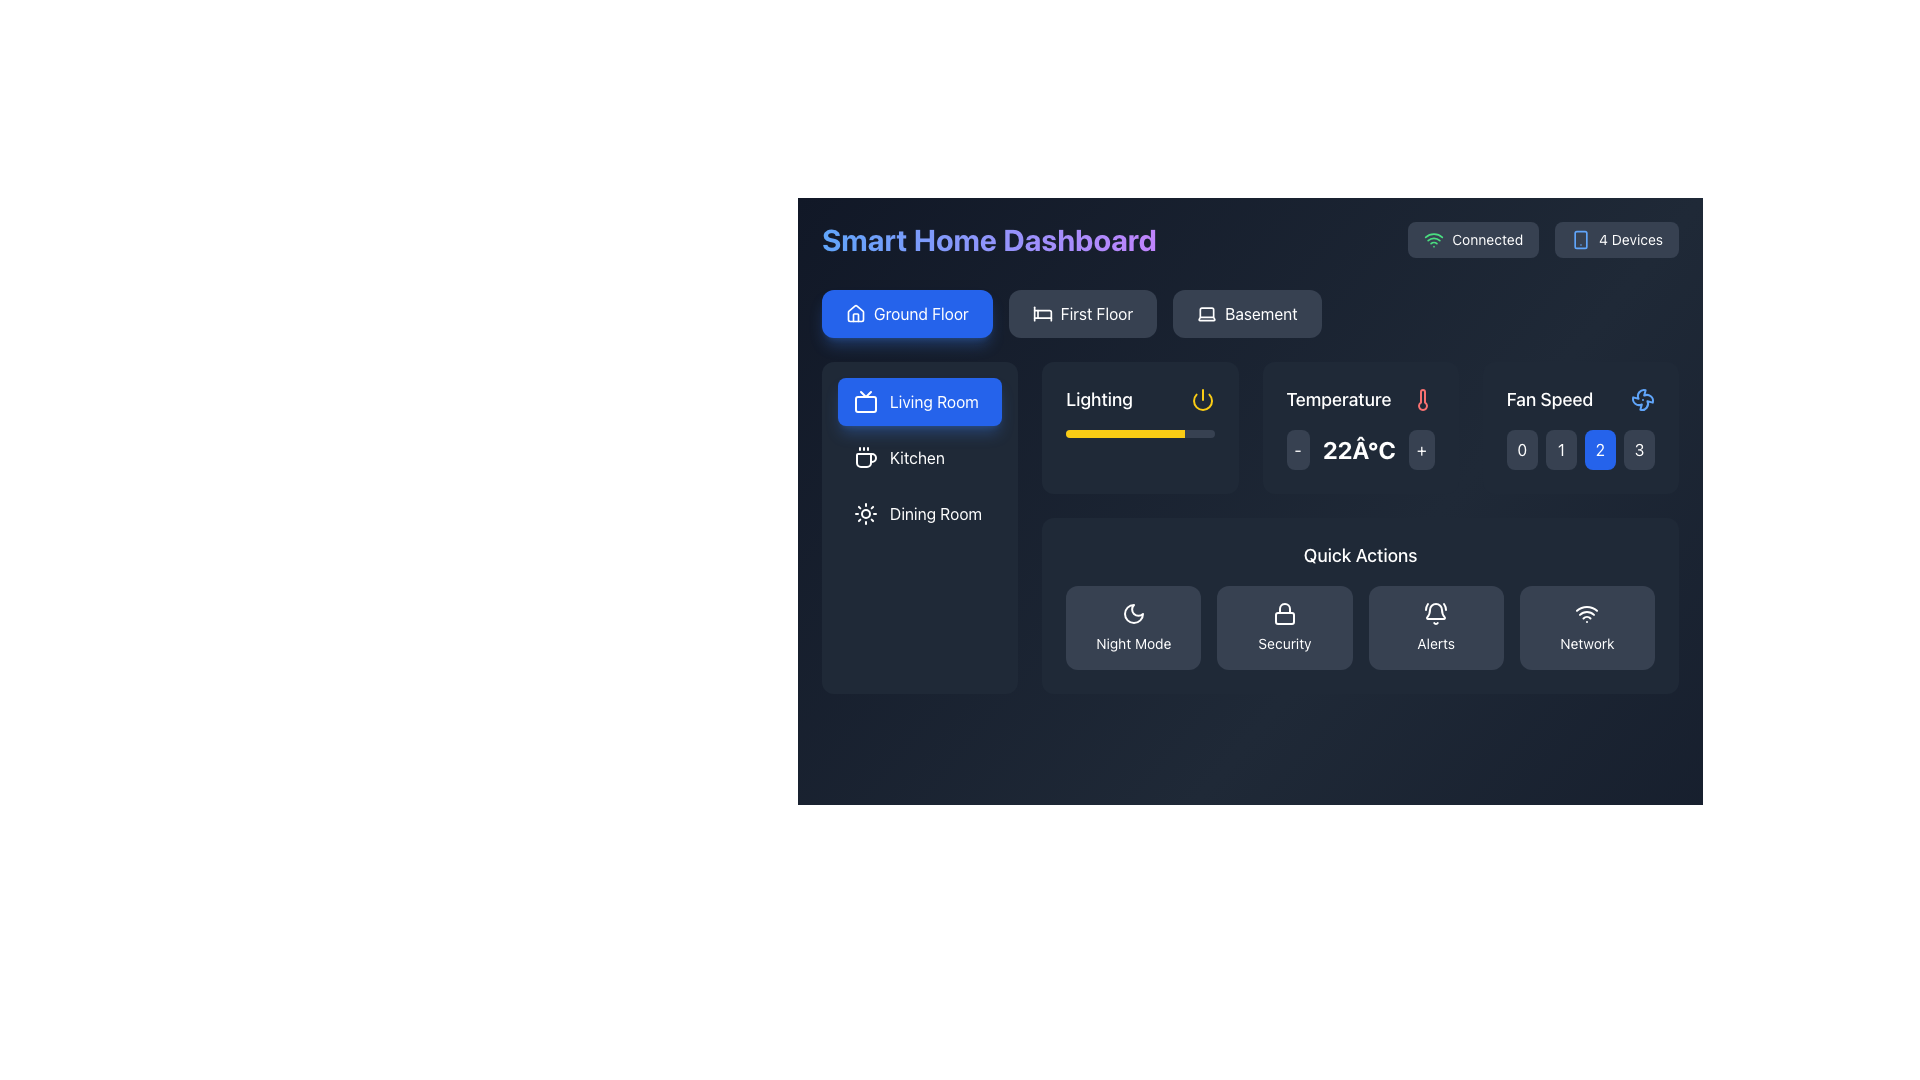  Describe the element at coordinates (1420, 450) in the screenshot. I see `the small square button featuring a '+' symbol at its center, located at the far right of the temperature control panel, to observe the styling change` at that location.